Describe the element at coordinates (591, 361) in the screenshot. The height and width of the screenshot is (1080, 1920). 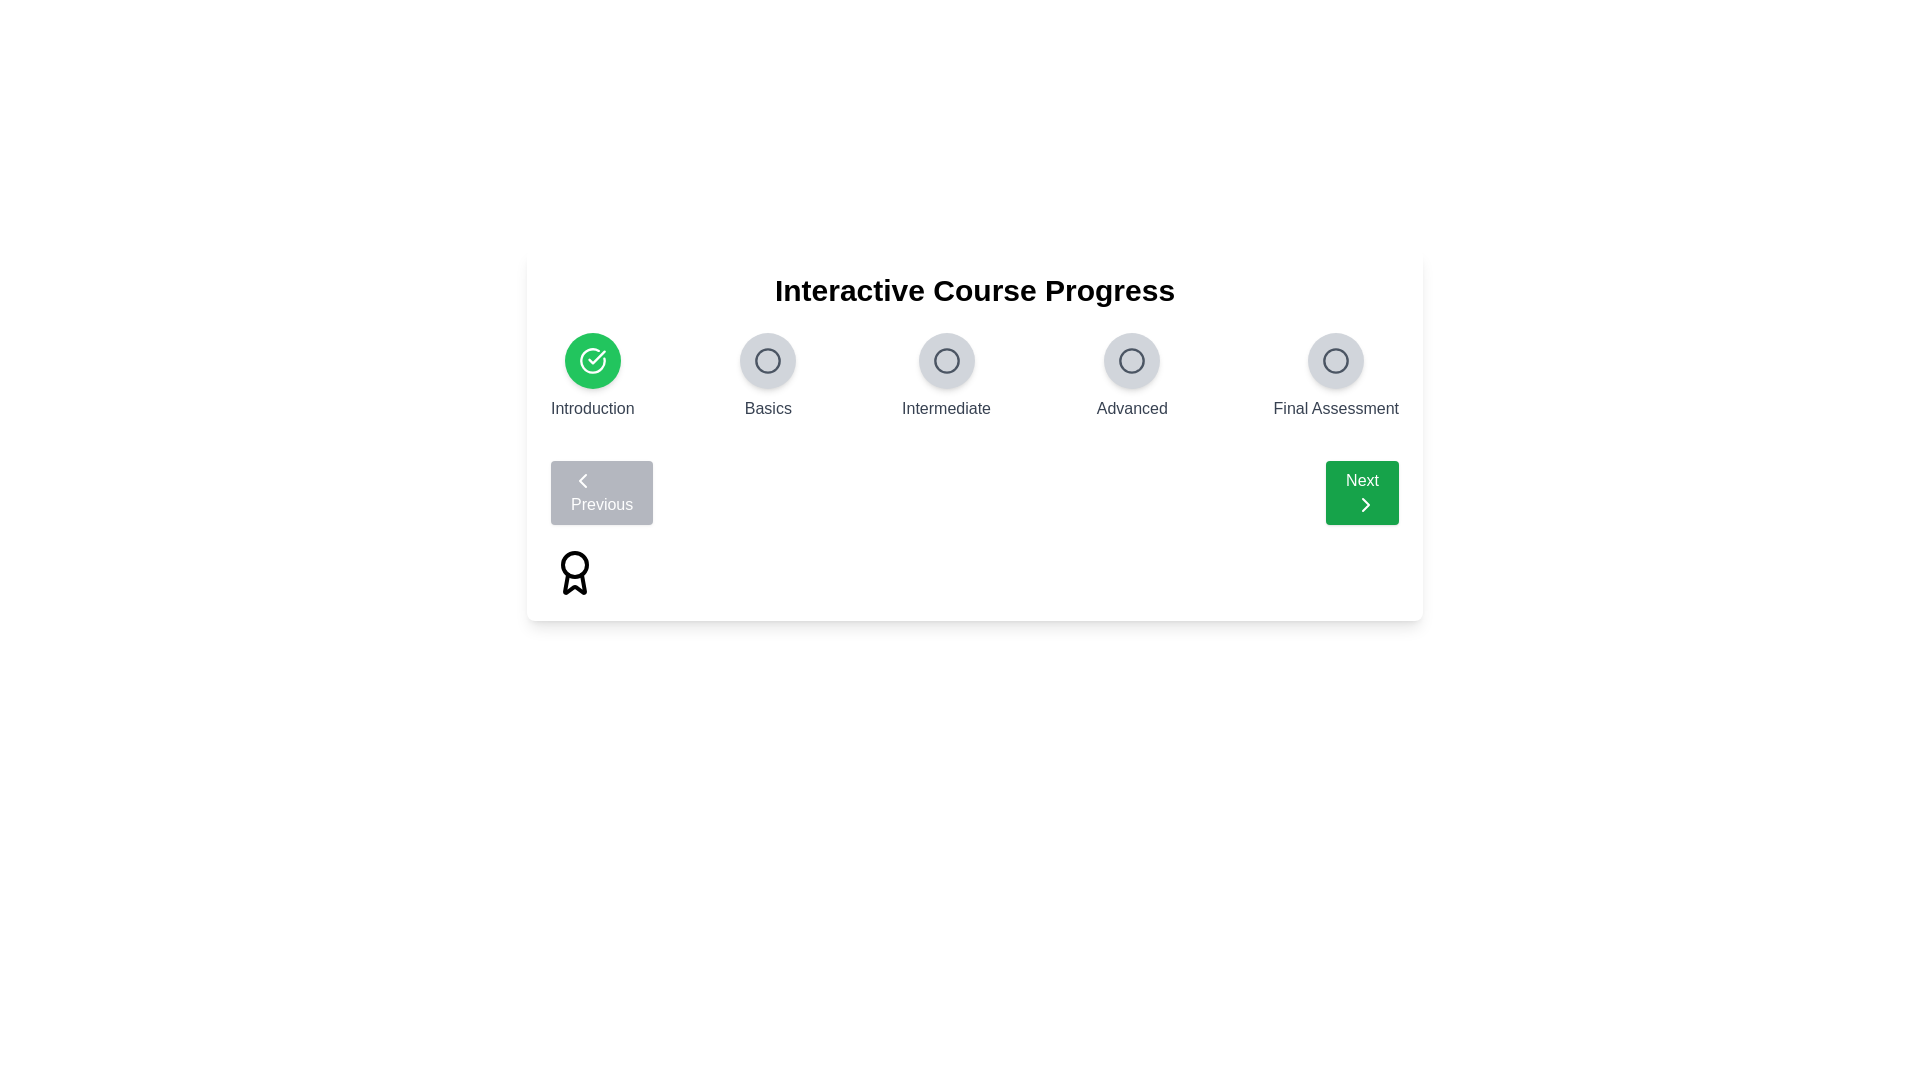
I see `the circular progress indicator icon representing the completion status of the 'Introduction' section, located on the far left of the row above the 'Previous' button` at that location.